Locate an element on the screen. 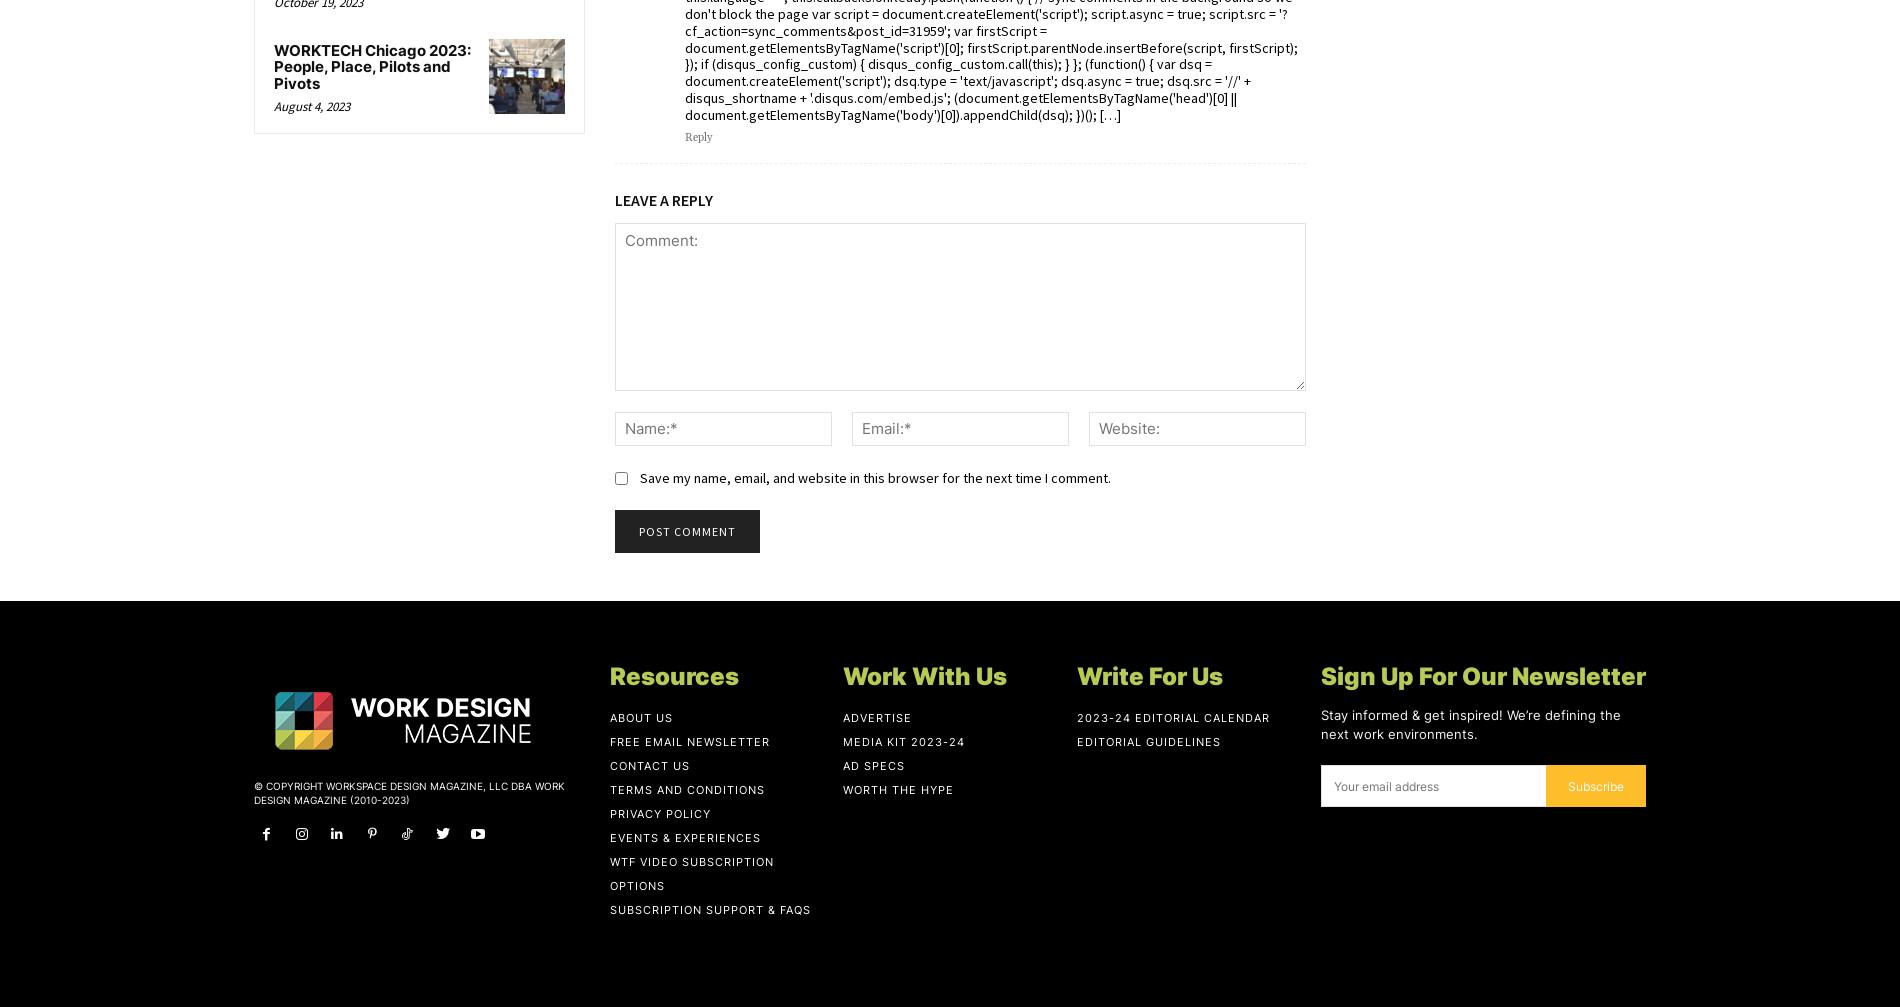 This screenshot has height=1007, width=1900. 'Editorial Guidelines' is located at coordinates (1147, 740).